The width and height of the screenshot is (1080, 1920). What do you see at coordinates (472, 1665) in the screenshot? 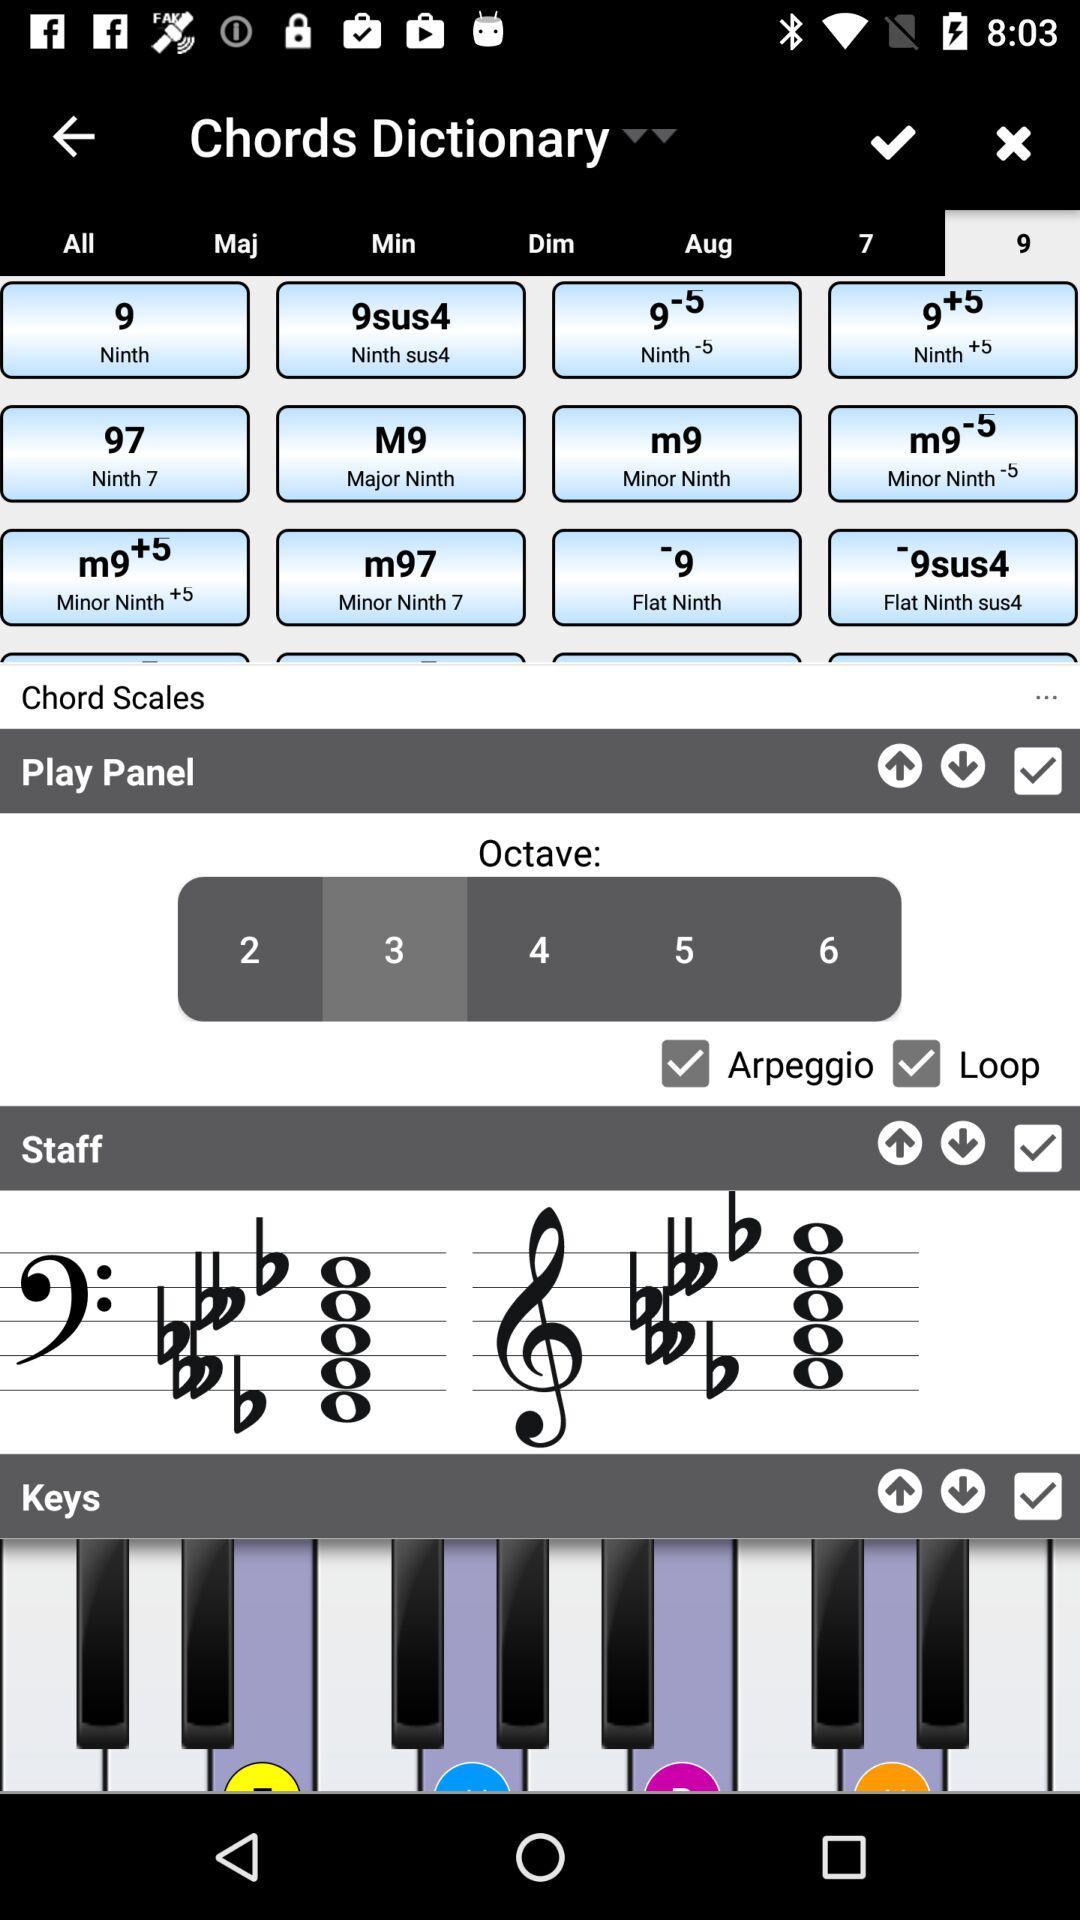
I see `keyboard` at bounding box center [472, 1665].